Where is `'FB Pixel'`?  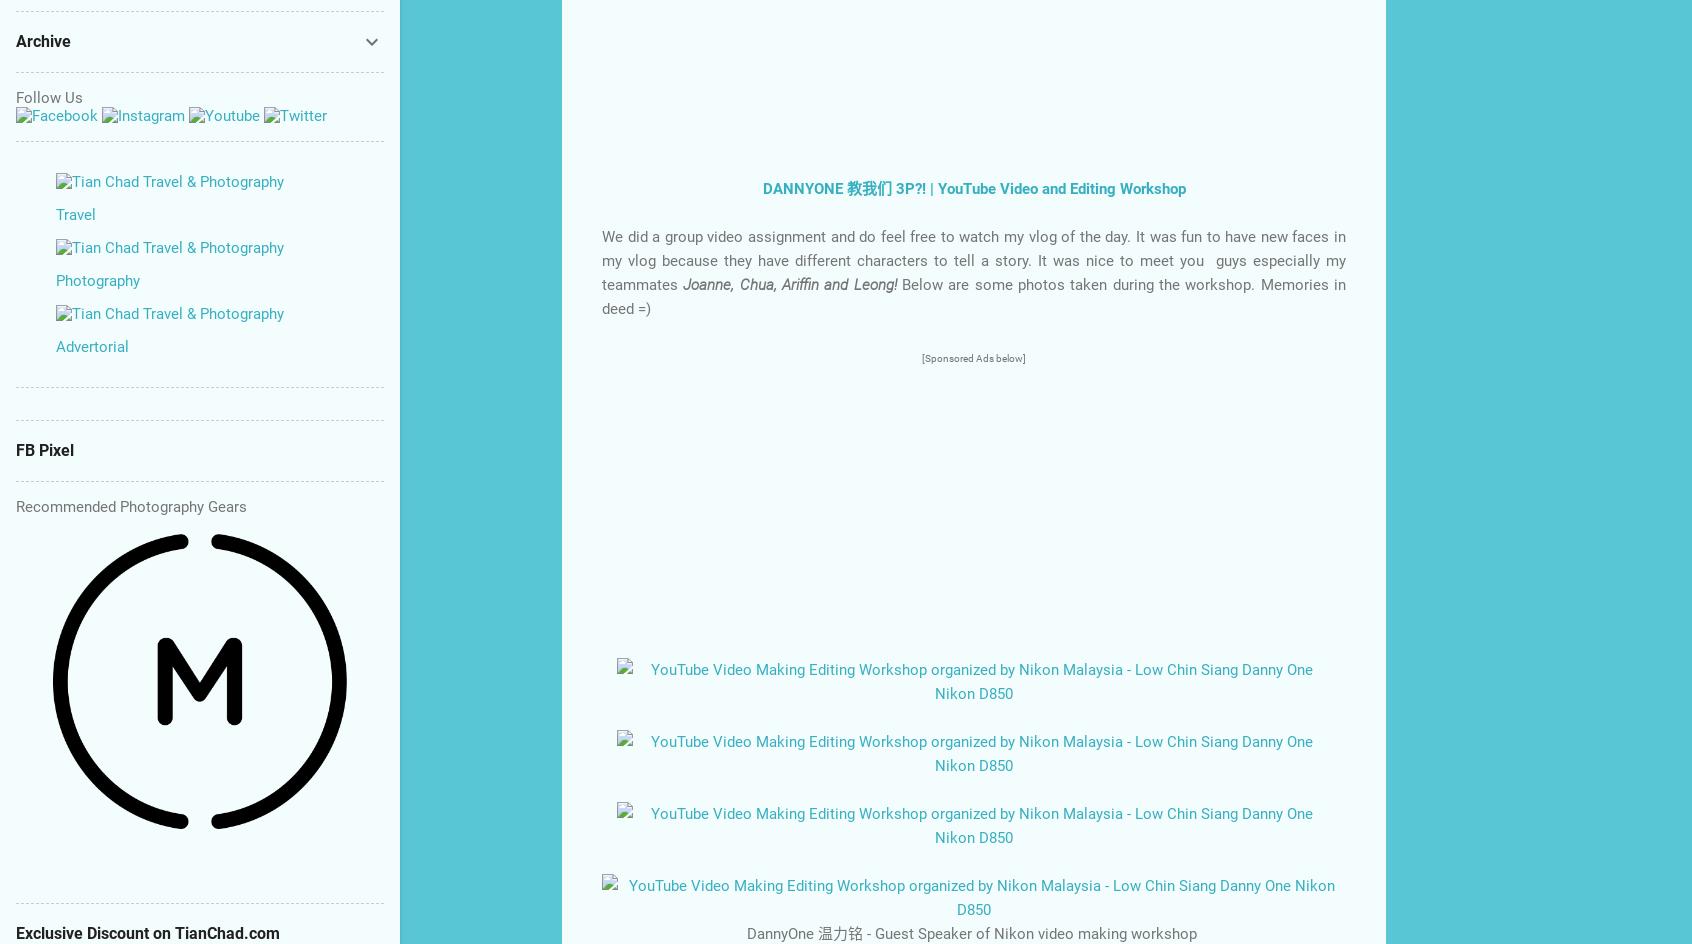 'FB Pixel' is located at coordinates (44, 449).